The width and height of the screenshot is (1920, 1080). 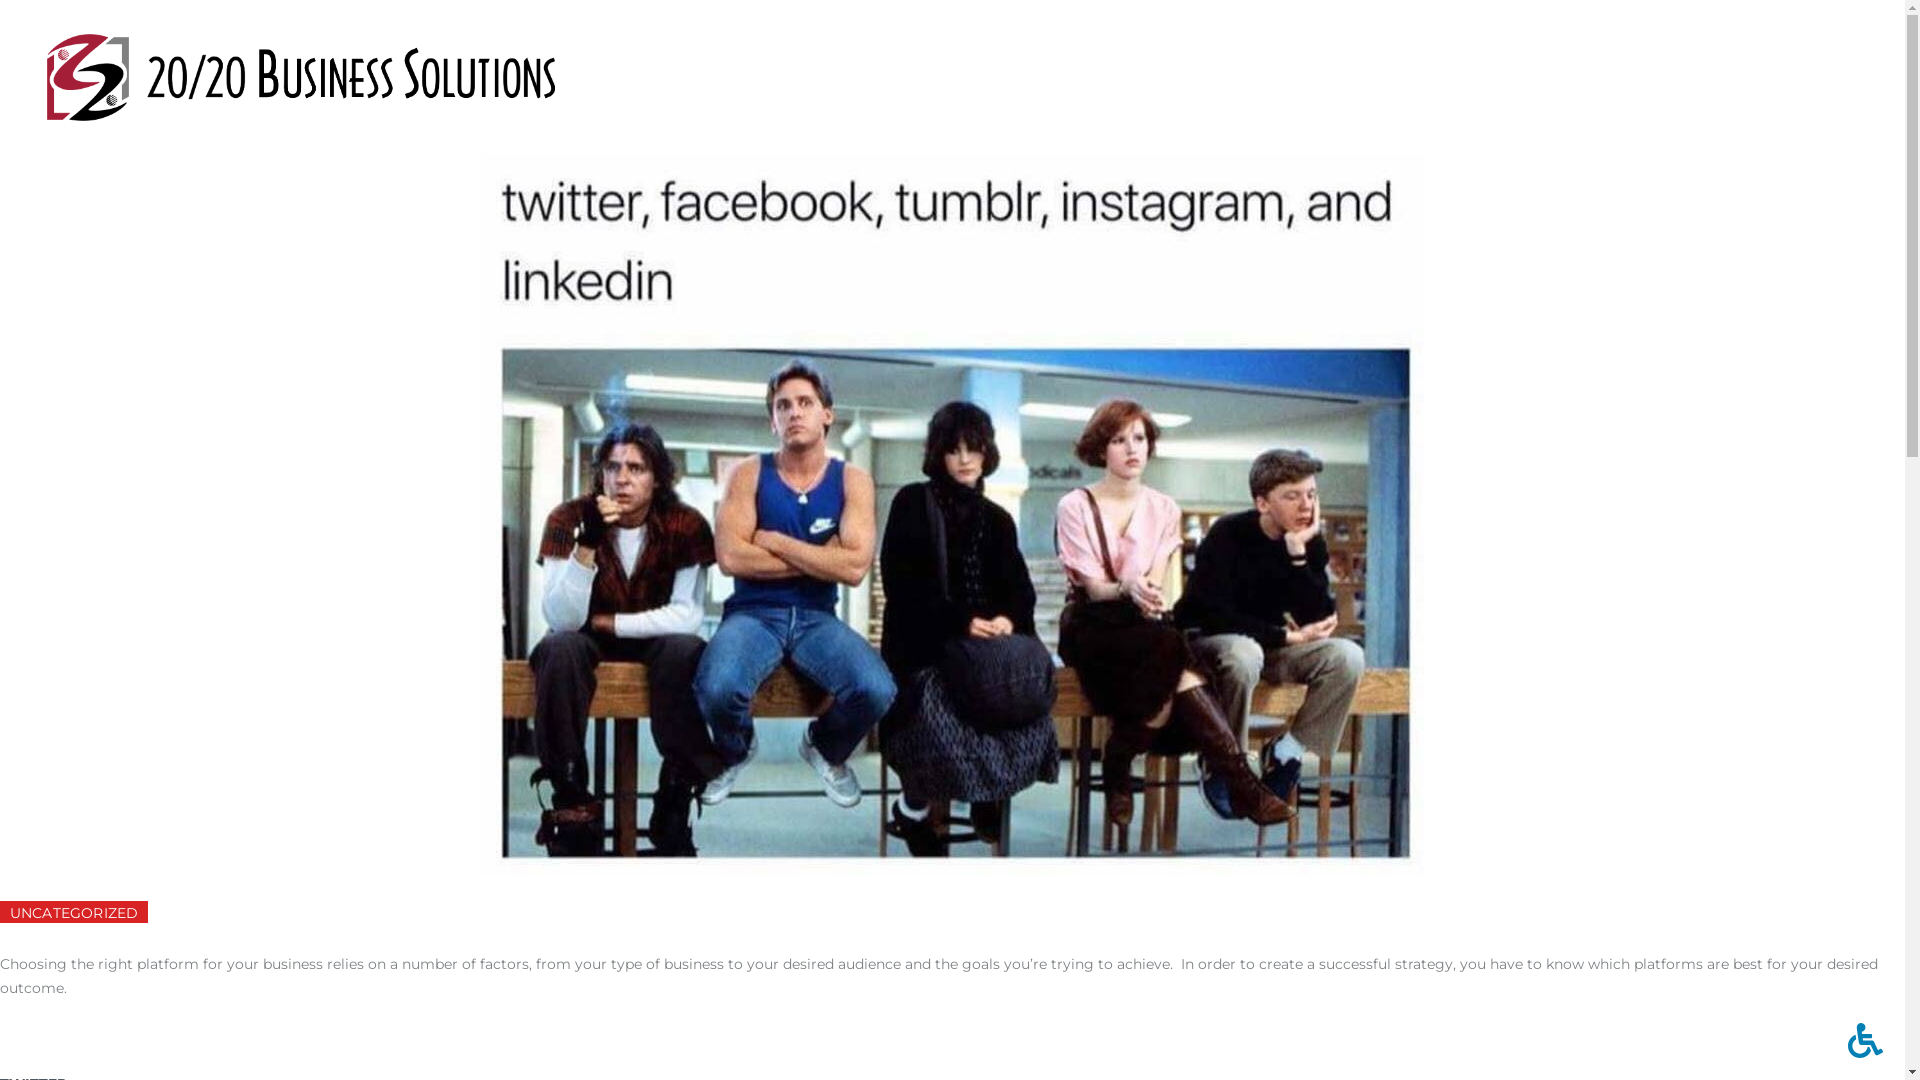 What do you see at coordinates (73, 911) in the screenshot?
I see `'UNCATEGORIZED'` at bounding box center [73, 911].